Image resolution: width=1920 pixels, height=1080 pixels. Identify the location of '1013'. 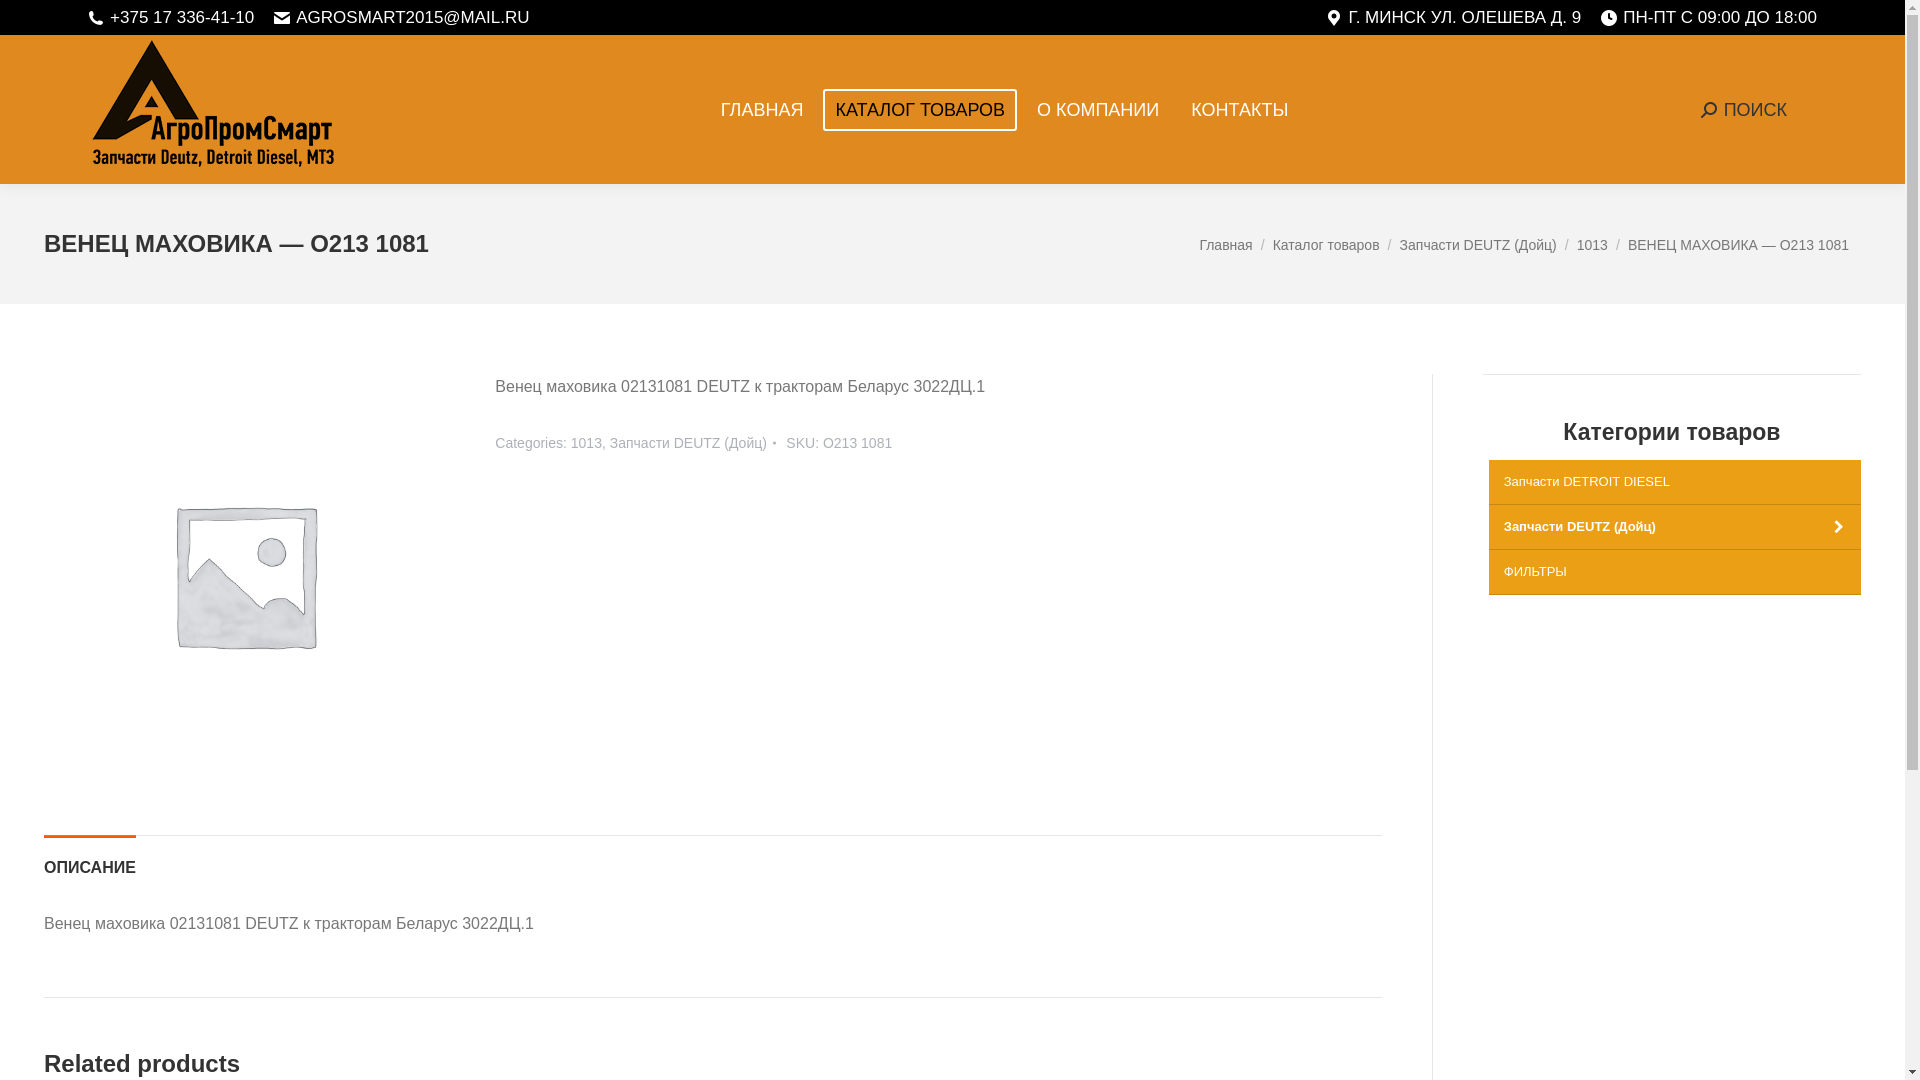
(1591, 242).